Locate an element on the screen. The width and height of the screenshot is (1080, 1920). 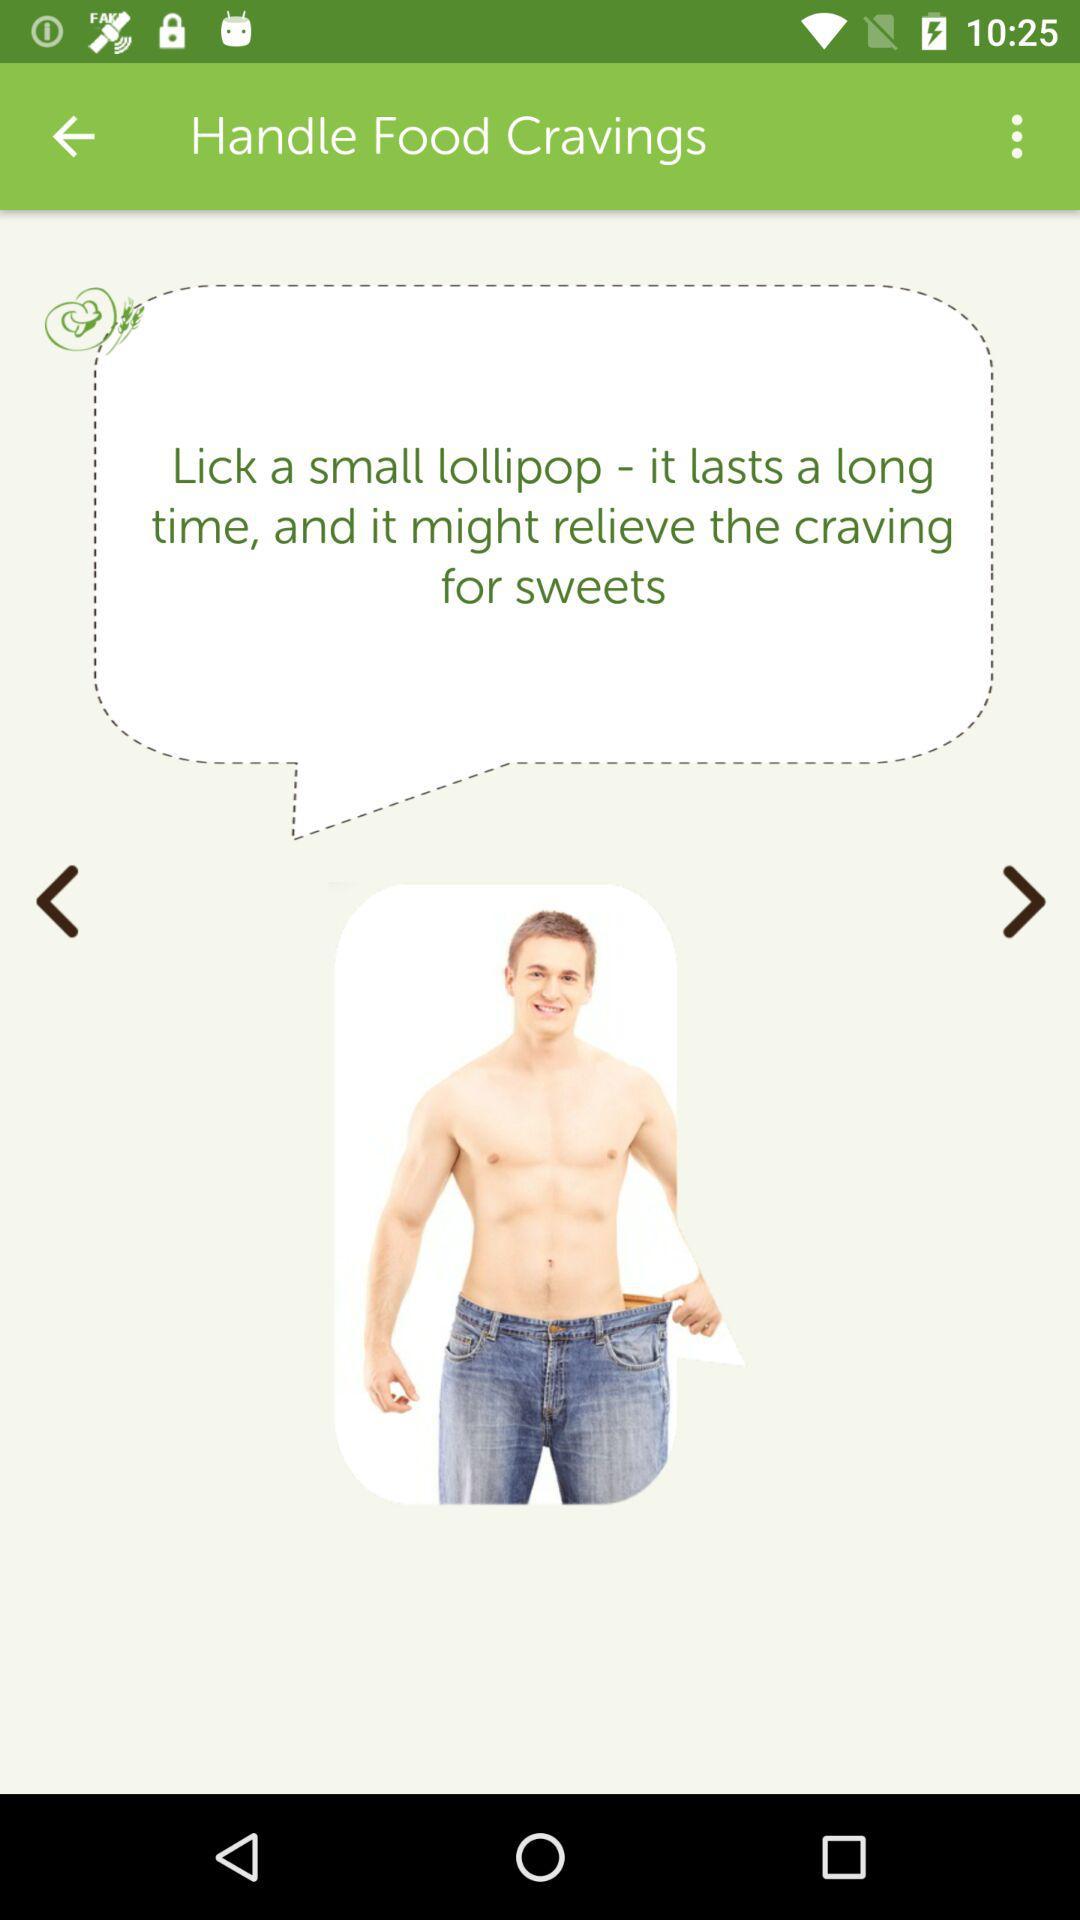
the icon next to handle food cravings is located at coordinates (1017, 135).